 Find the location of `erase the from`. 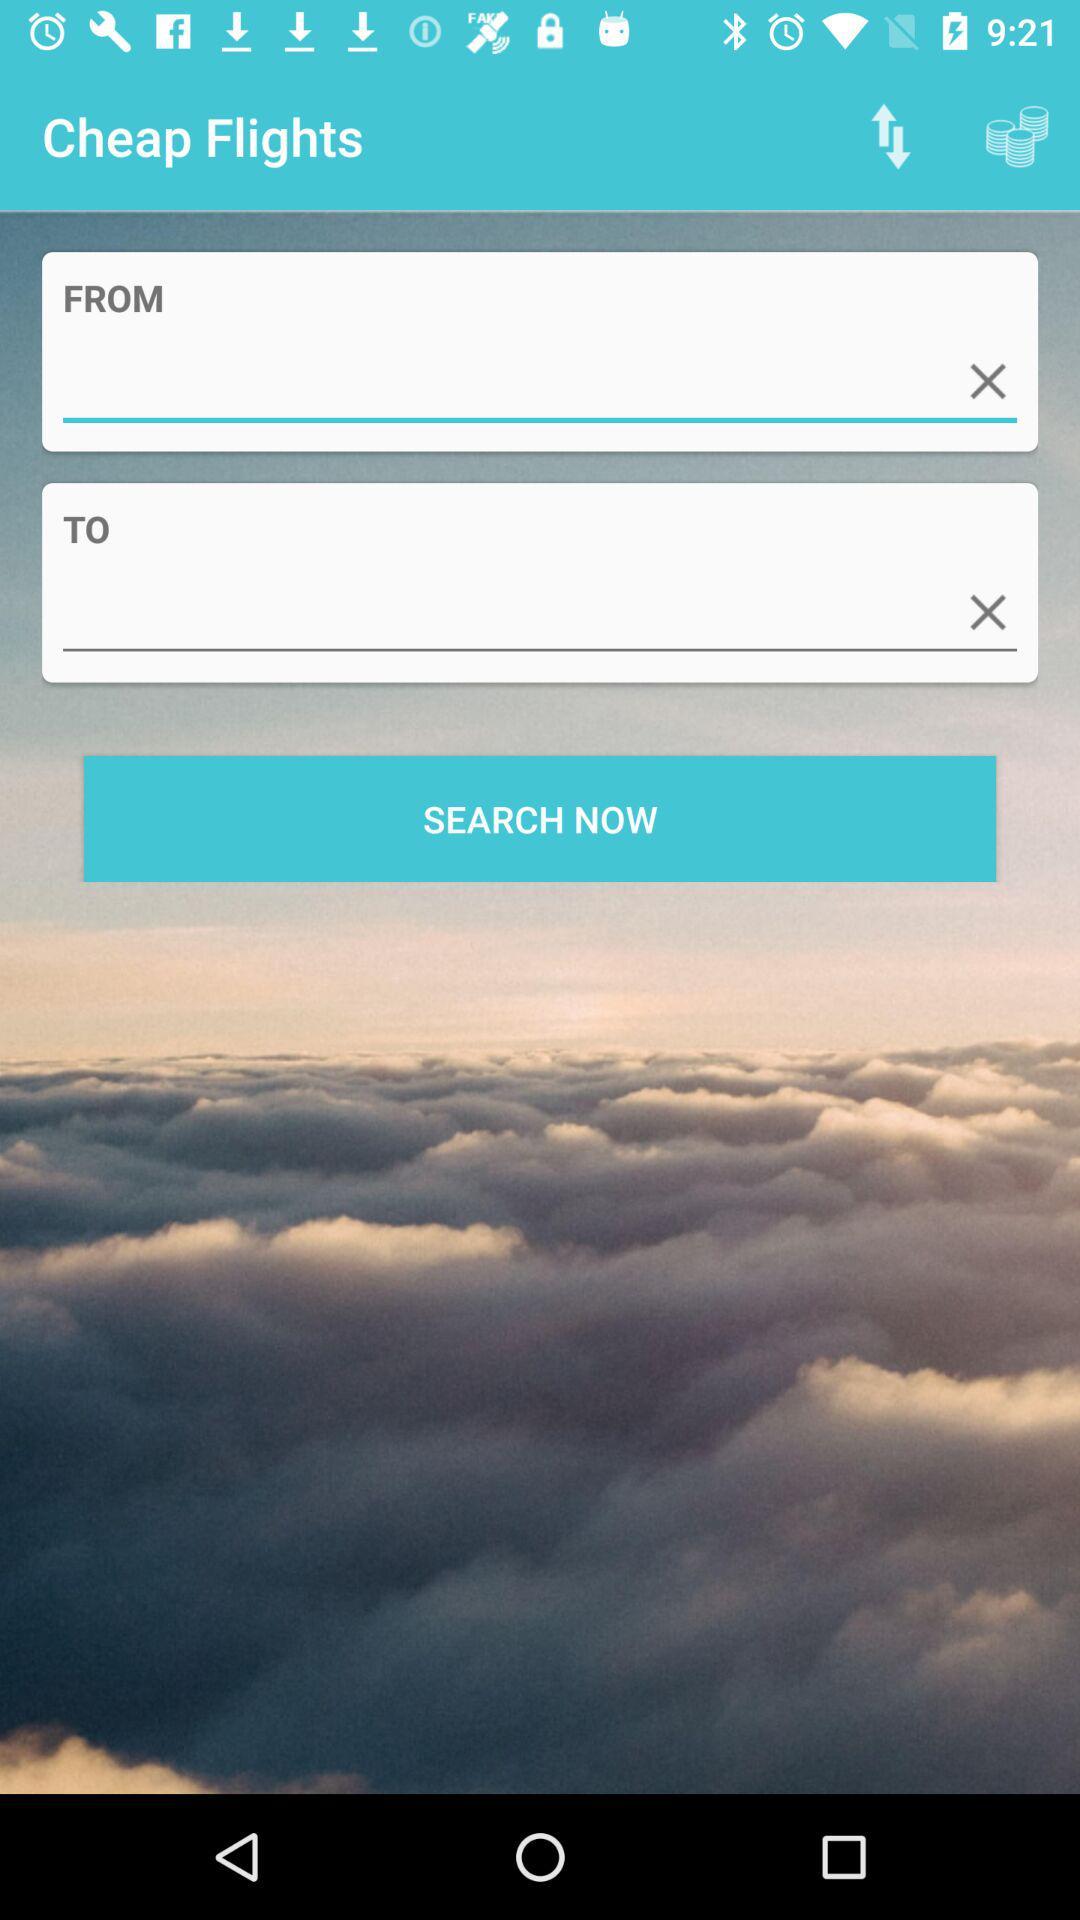

erase the from is located at coordinates (987, 381).